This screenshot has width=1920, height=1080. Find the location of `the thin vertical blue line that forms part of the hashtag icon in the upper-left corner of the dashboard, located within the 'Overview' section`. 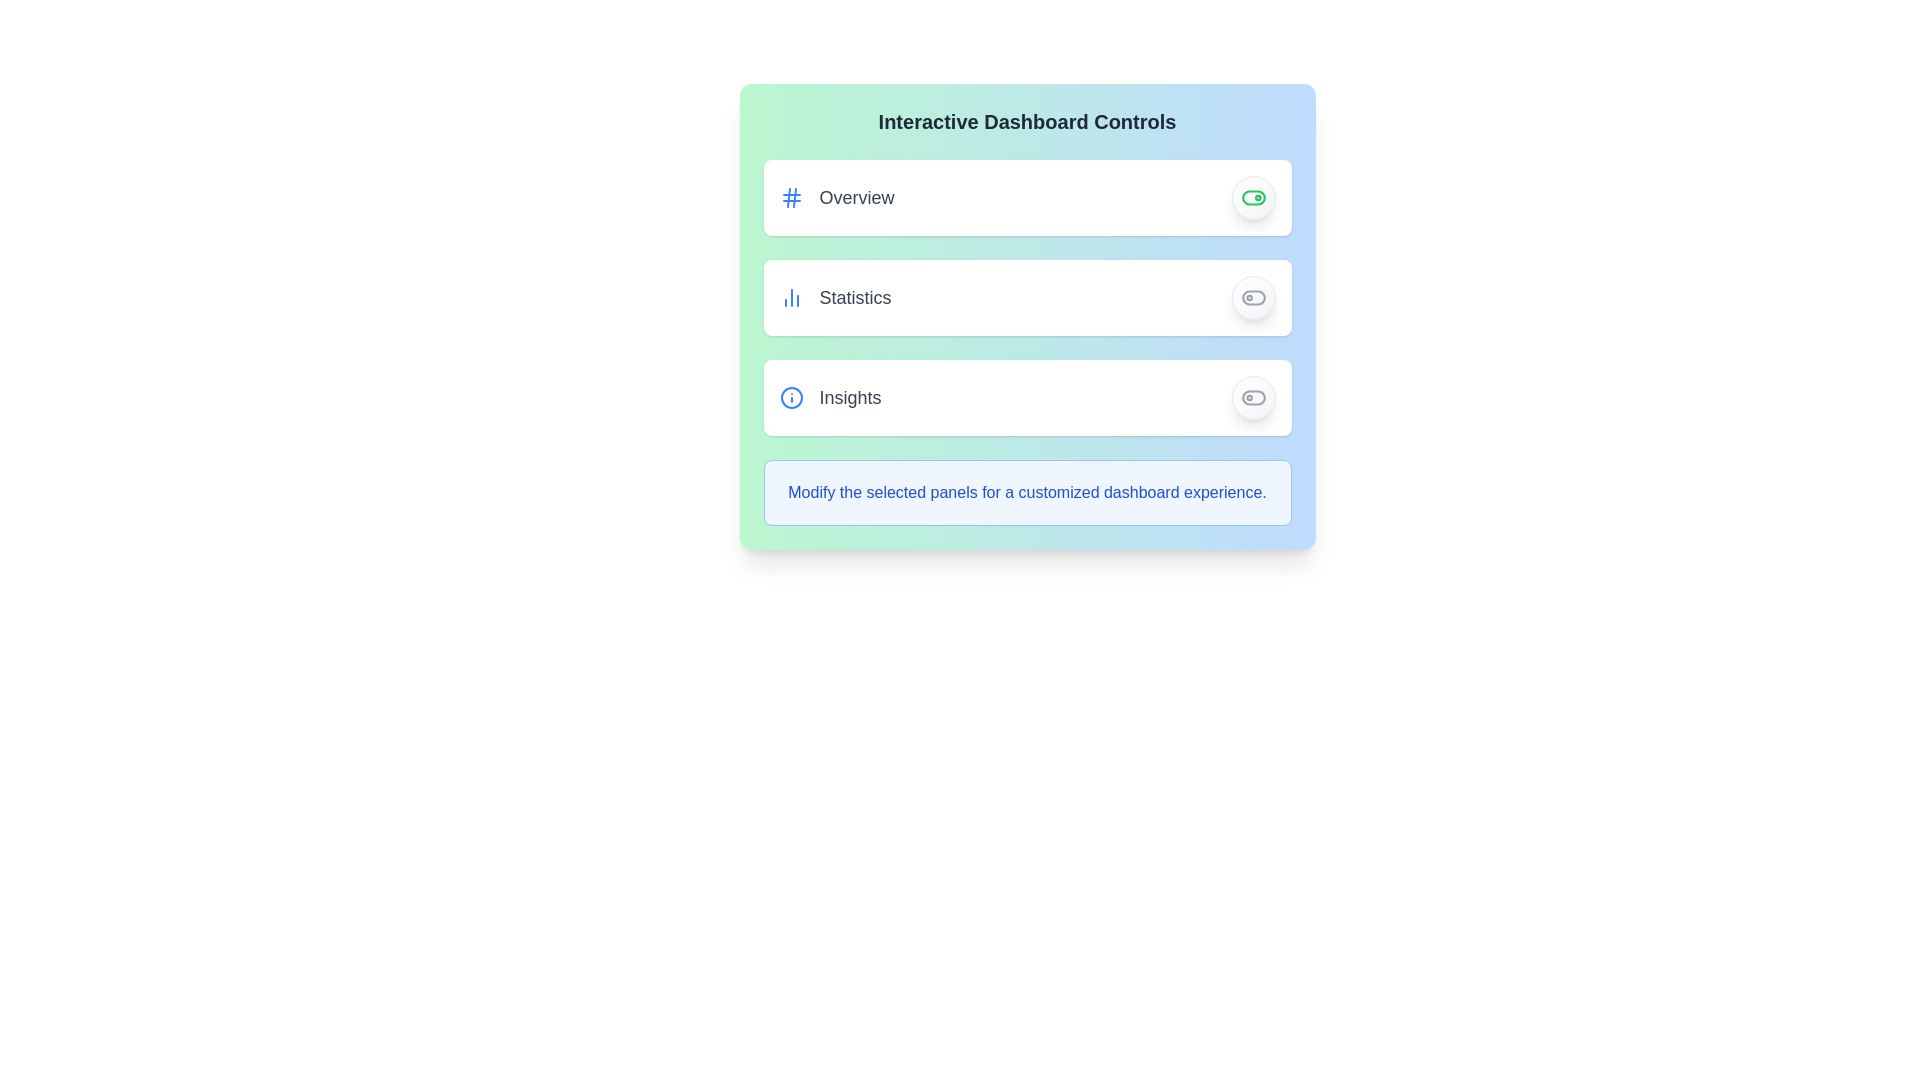

the thin vertical blue line that forms part of the hashtag icon in the upper-left corner of the dashboard, located within the 'Overview' section is located at coordinates (793, 197).